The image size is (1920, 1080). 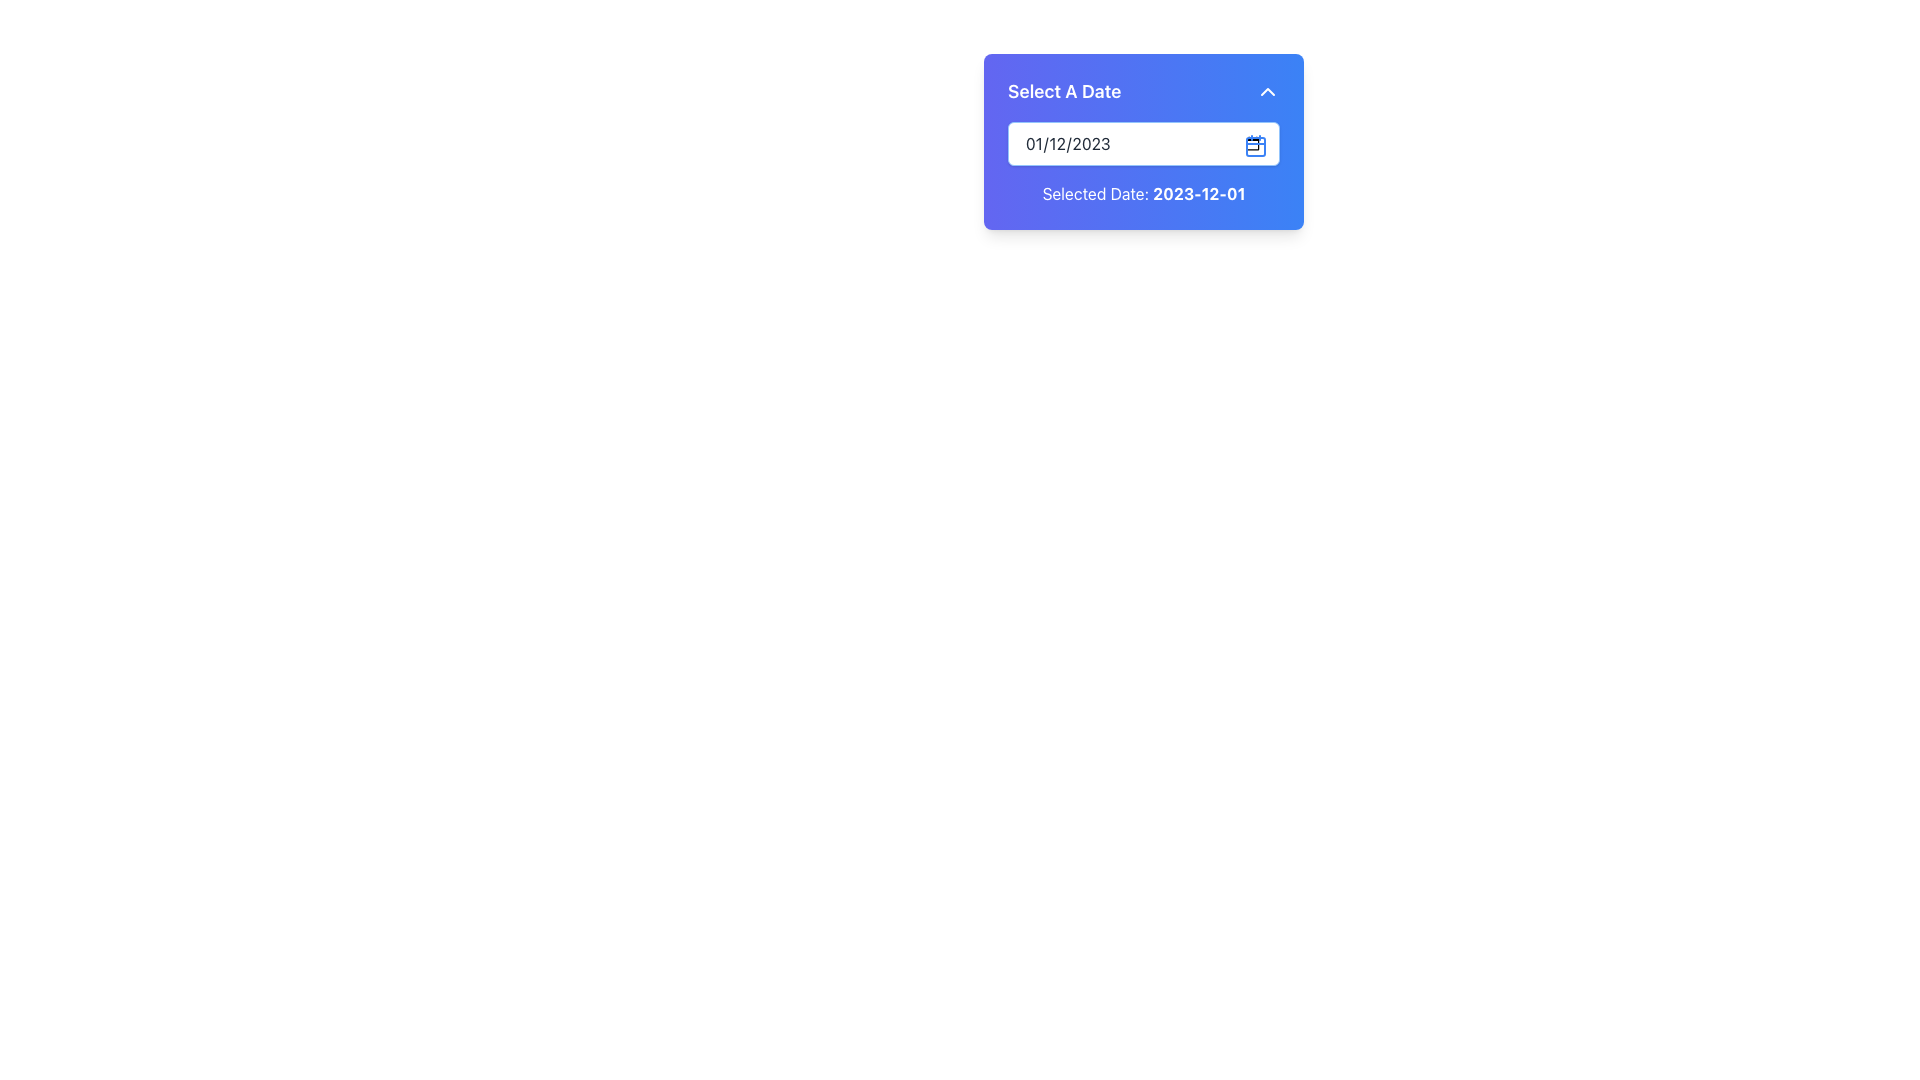 I want to click on the informational text element displaying the selected date '2023-12-01' located within the blue dialog box, so click(x=1199, y=193).